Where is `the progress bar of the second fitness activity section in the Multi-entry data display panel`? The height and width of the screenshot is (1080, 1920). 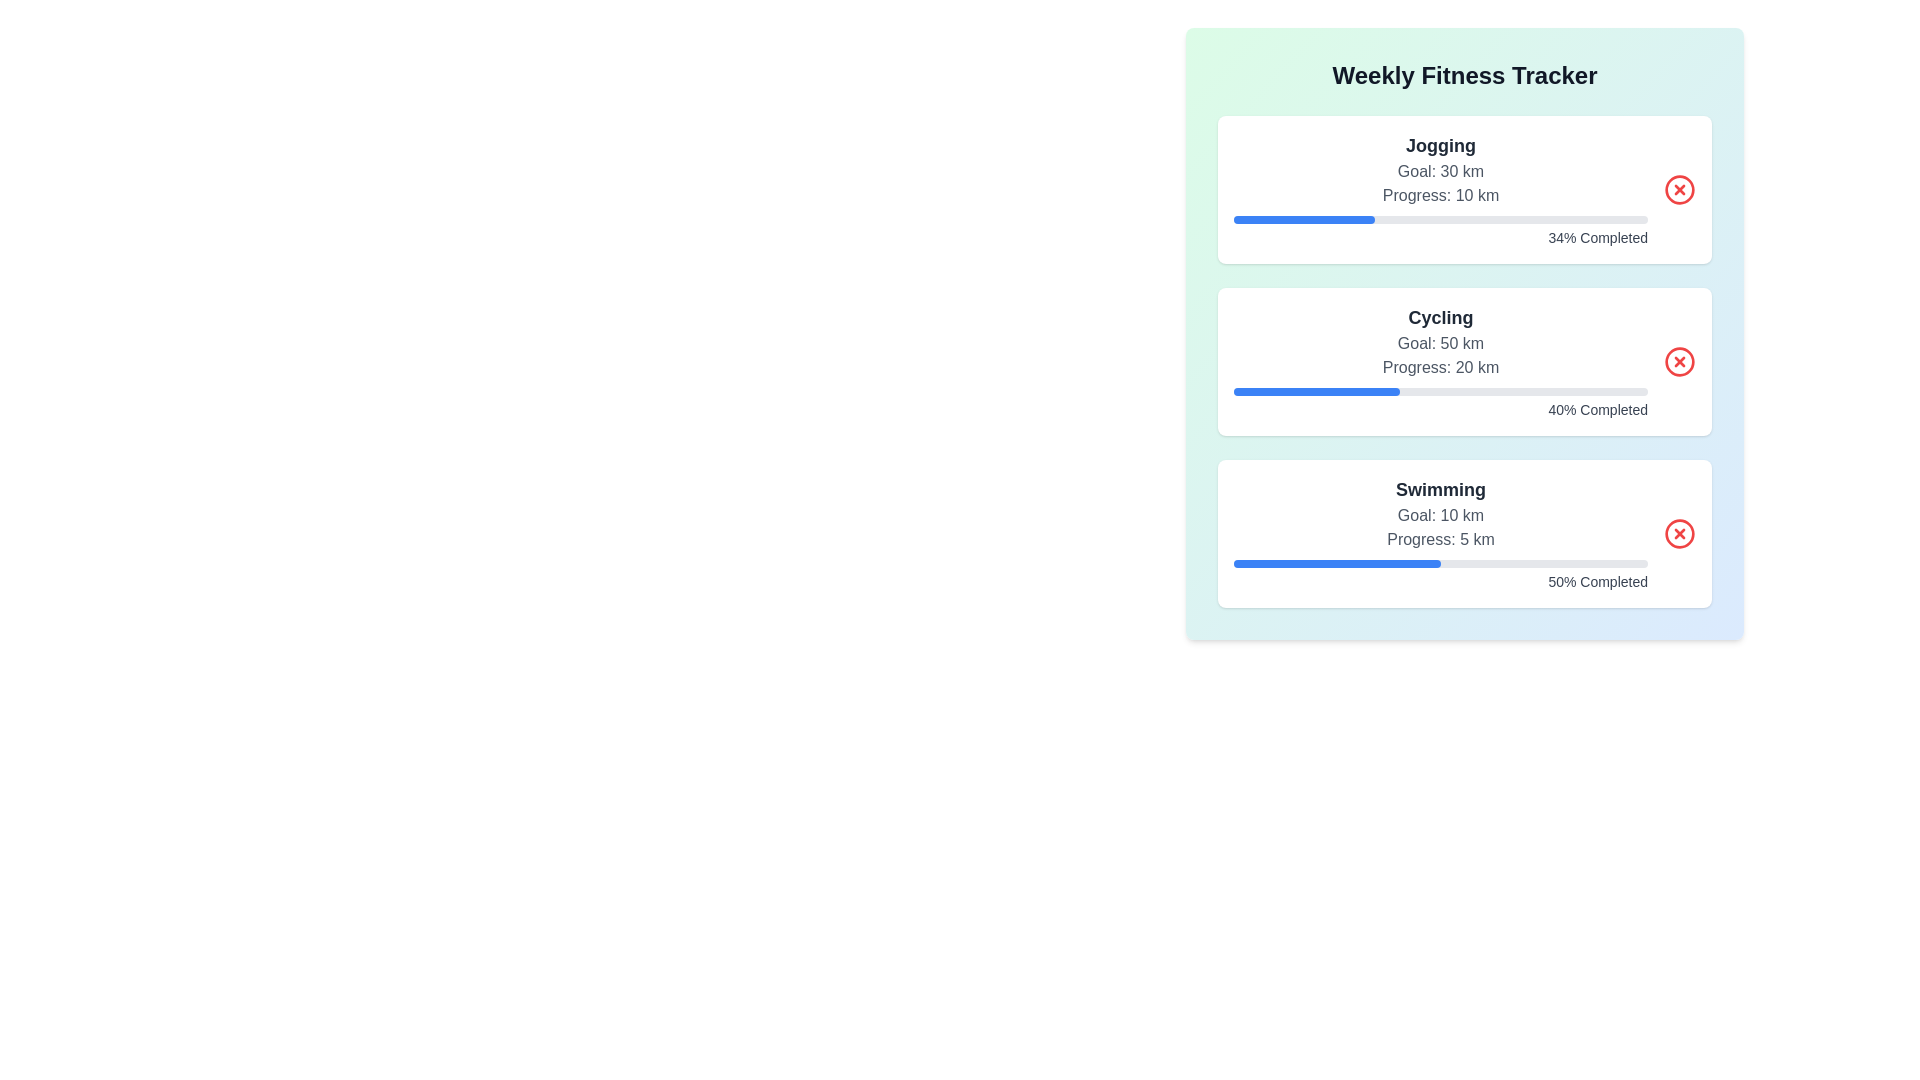 the progress bar of the second fitness activity section in the Multi-entry data display panel is located at coordinates (1464, 362).